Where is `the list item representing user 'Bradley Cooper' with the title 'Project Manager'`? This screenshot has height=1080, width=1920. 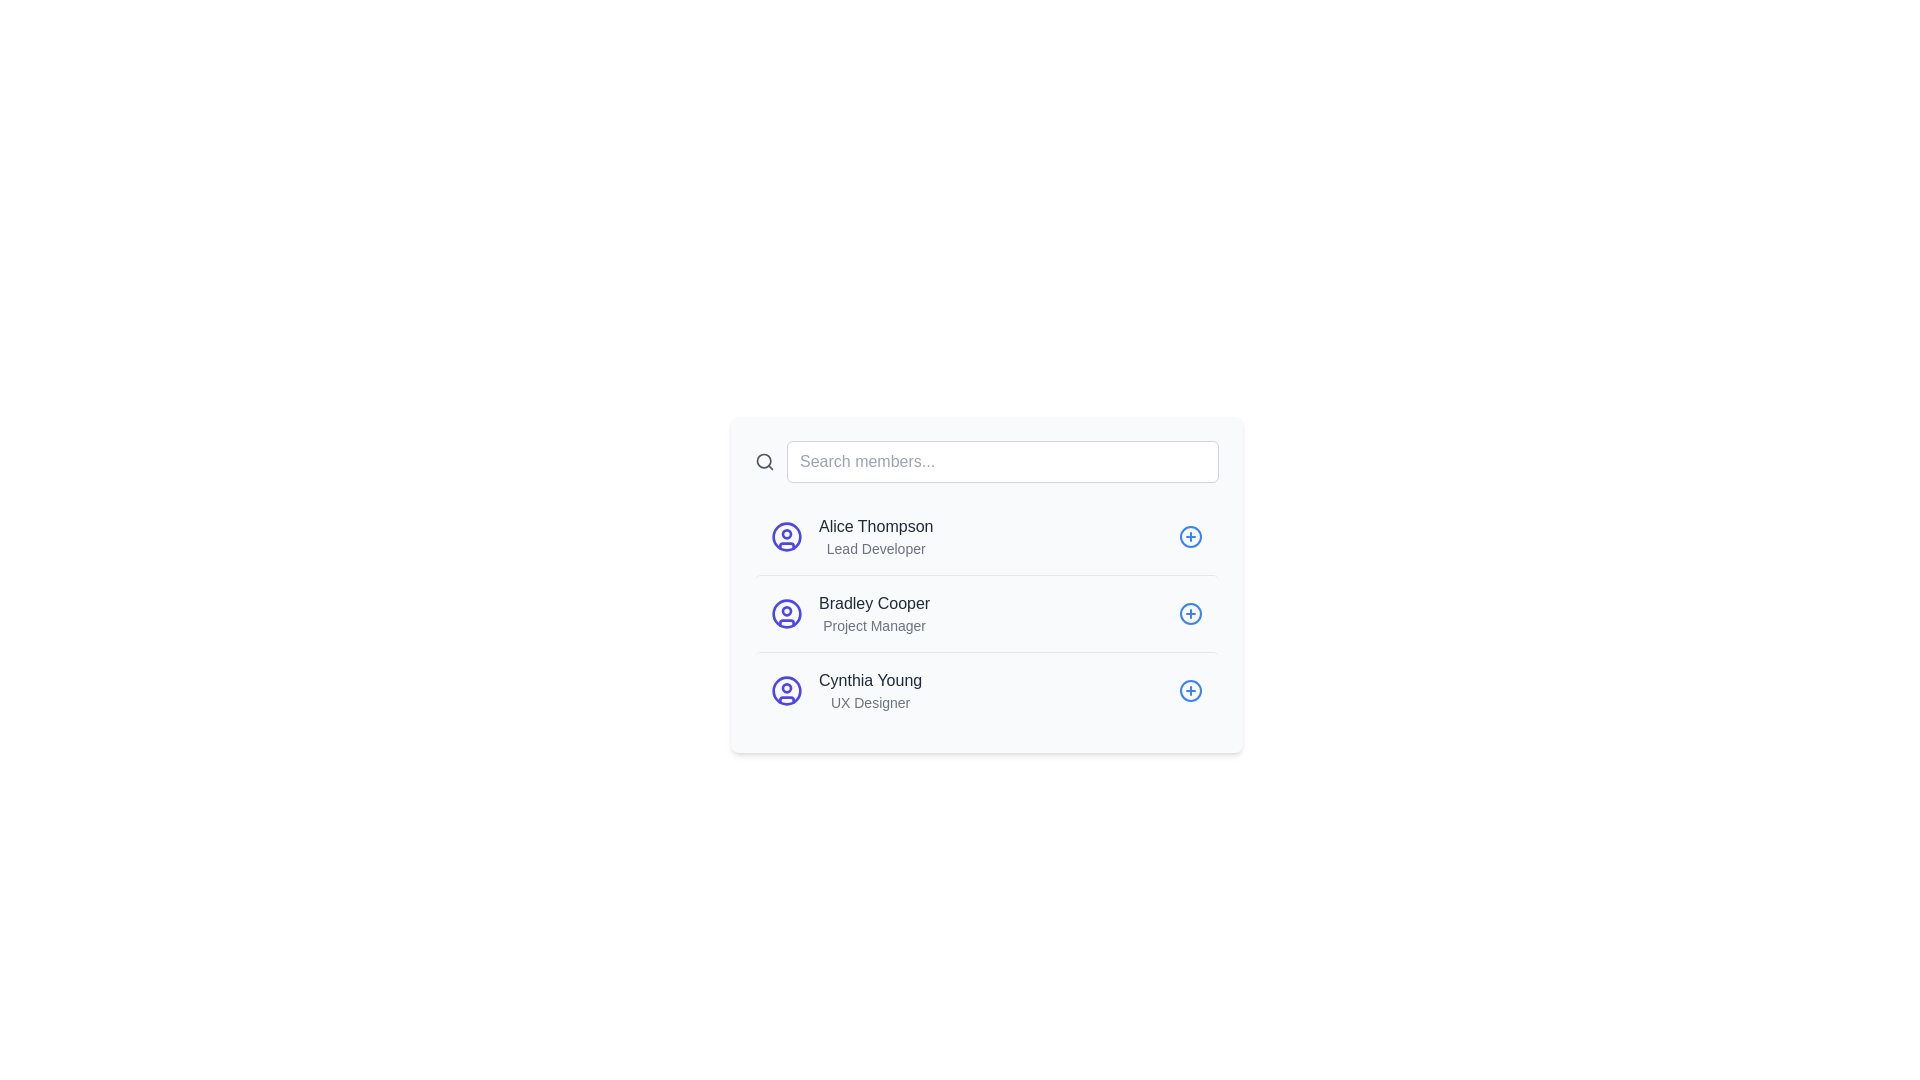 the list item representing user 'Bradley Cooper' with the title 'Project Manager' is located at coordinates (987, 612).